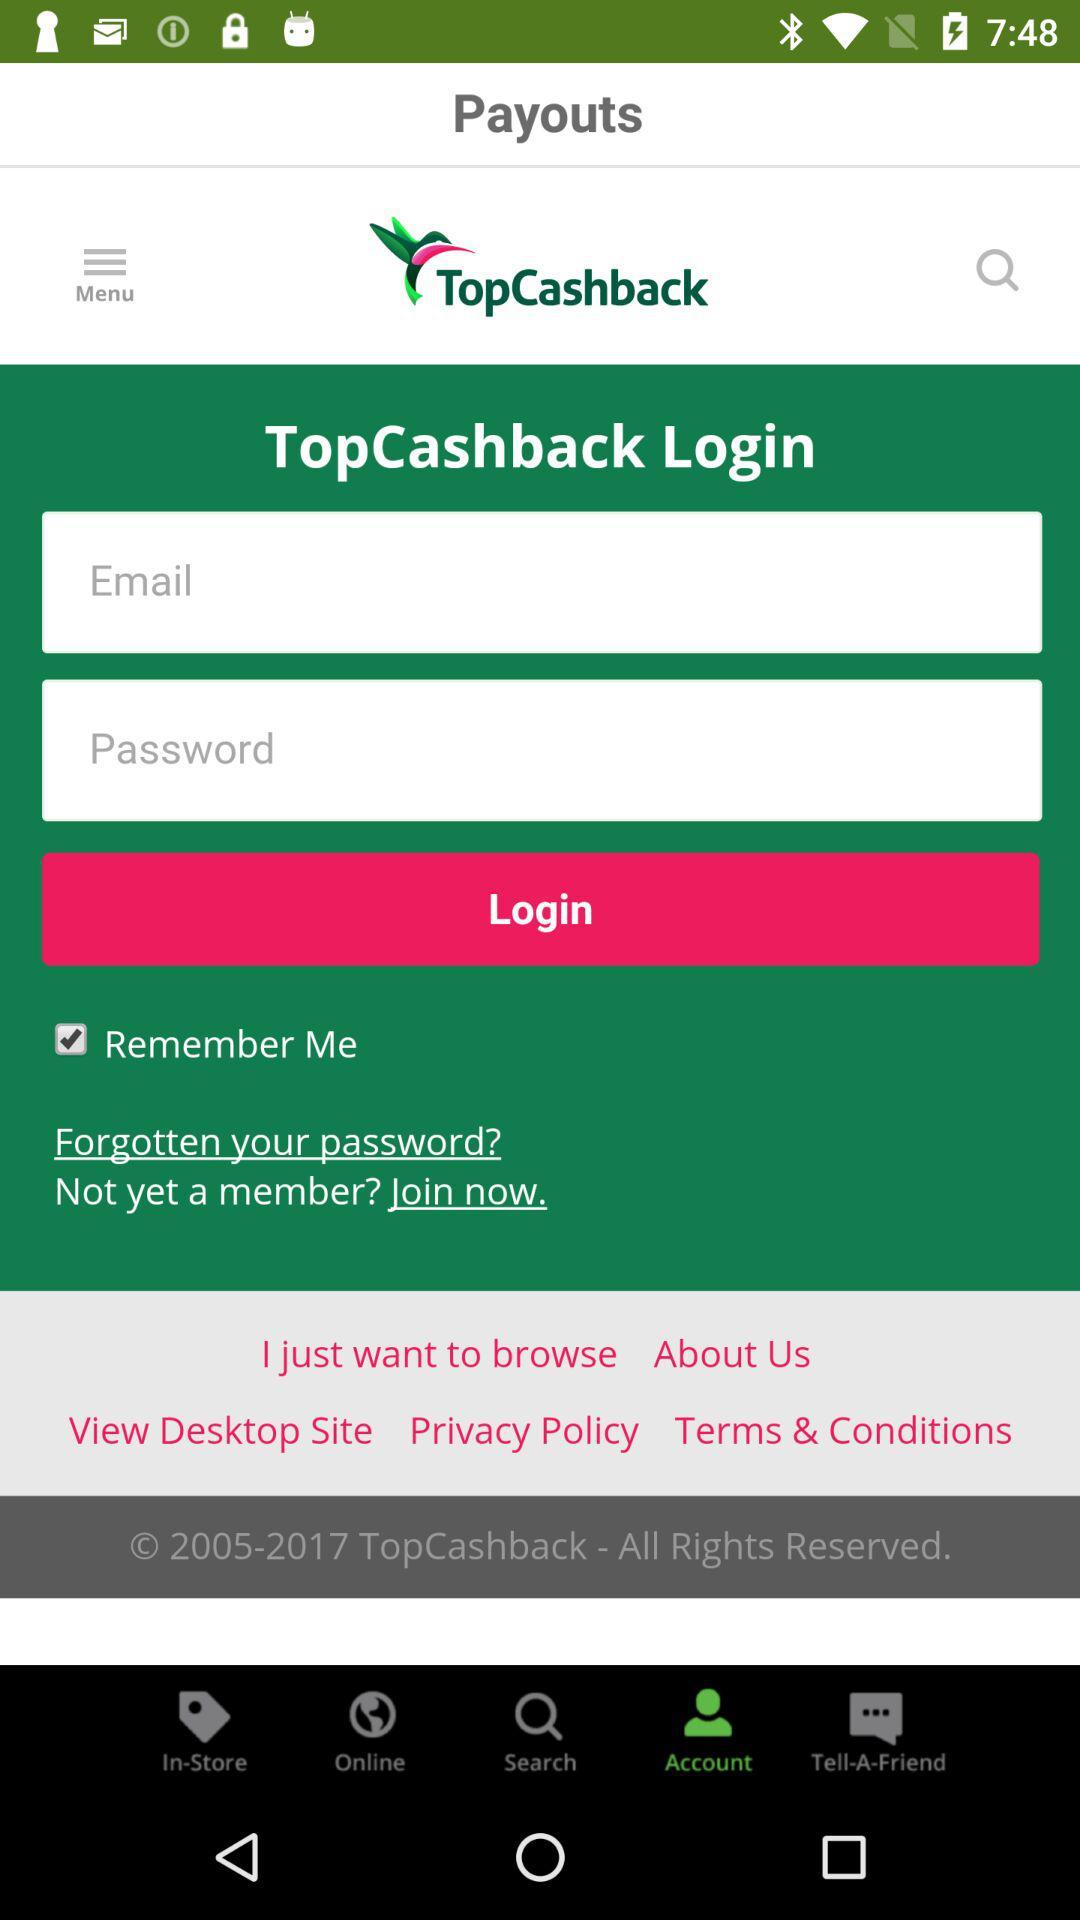  Describe the element at coordinates (874, 1728) in the screenshot. I see `write message` at that location.